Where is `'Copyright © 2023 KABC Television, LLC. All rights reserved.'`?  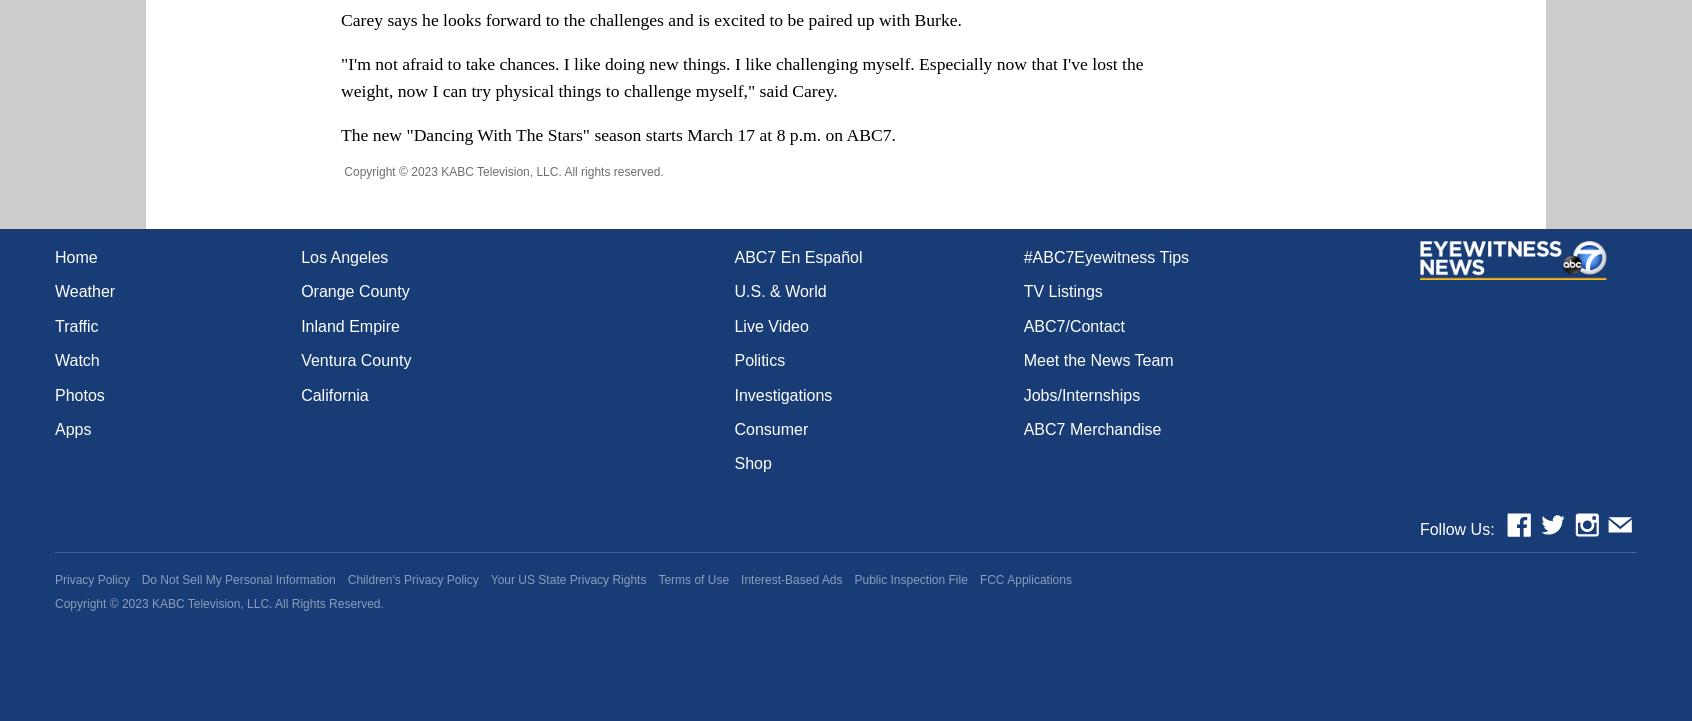
'Copyright © 2023 KABC Television, LLC. All rights reserved.' is located at coordinates (503, 170).